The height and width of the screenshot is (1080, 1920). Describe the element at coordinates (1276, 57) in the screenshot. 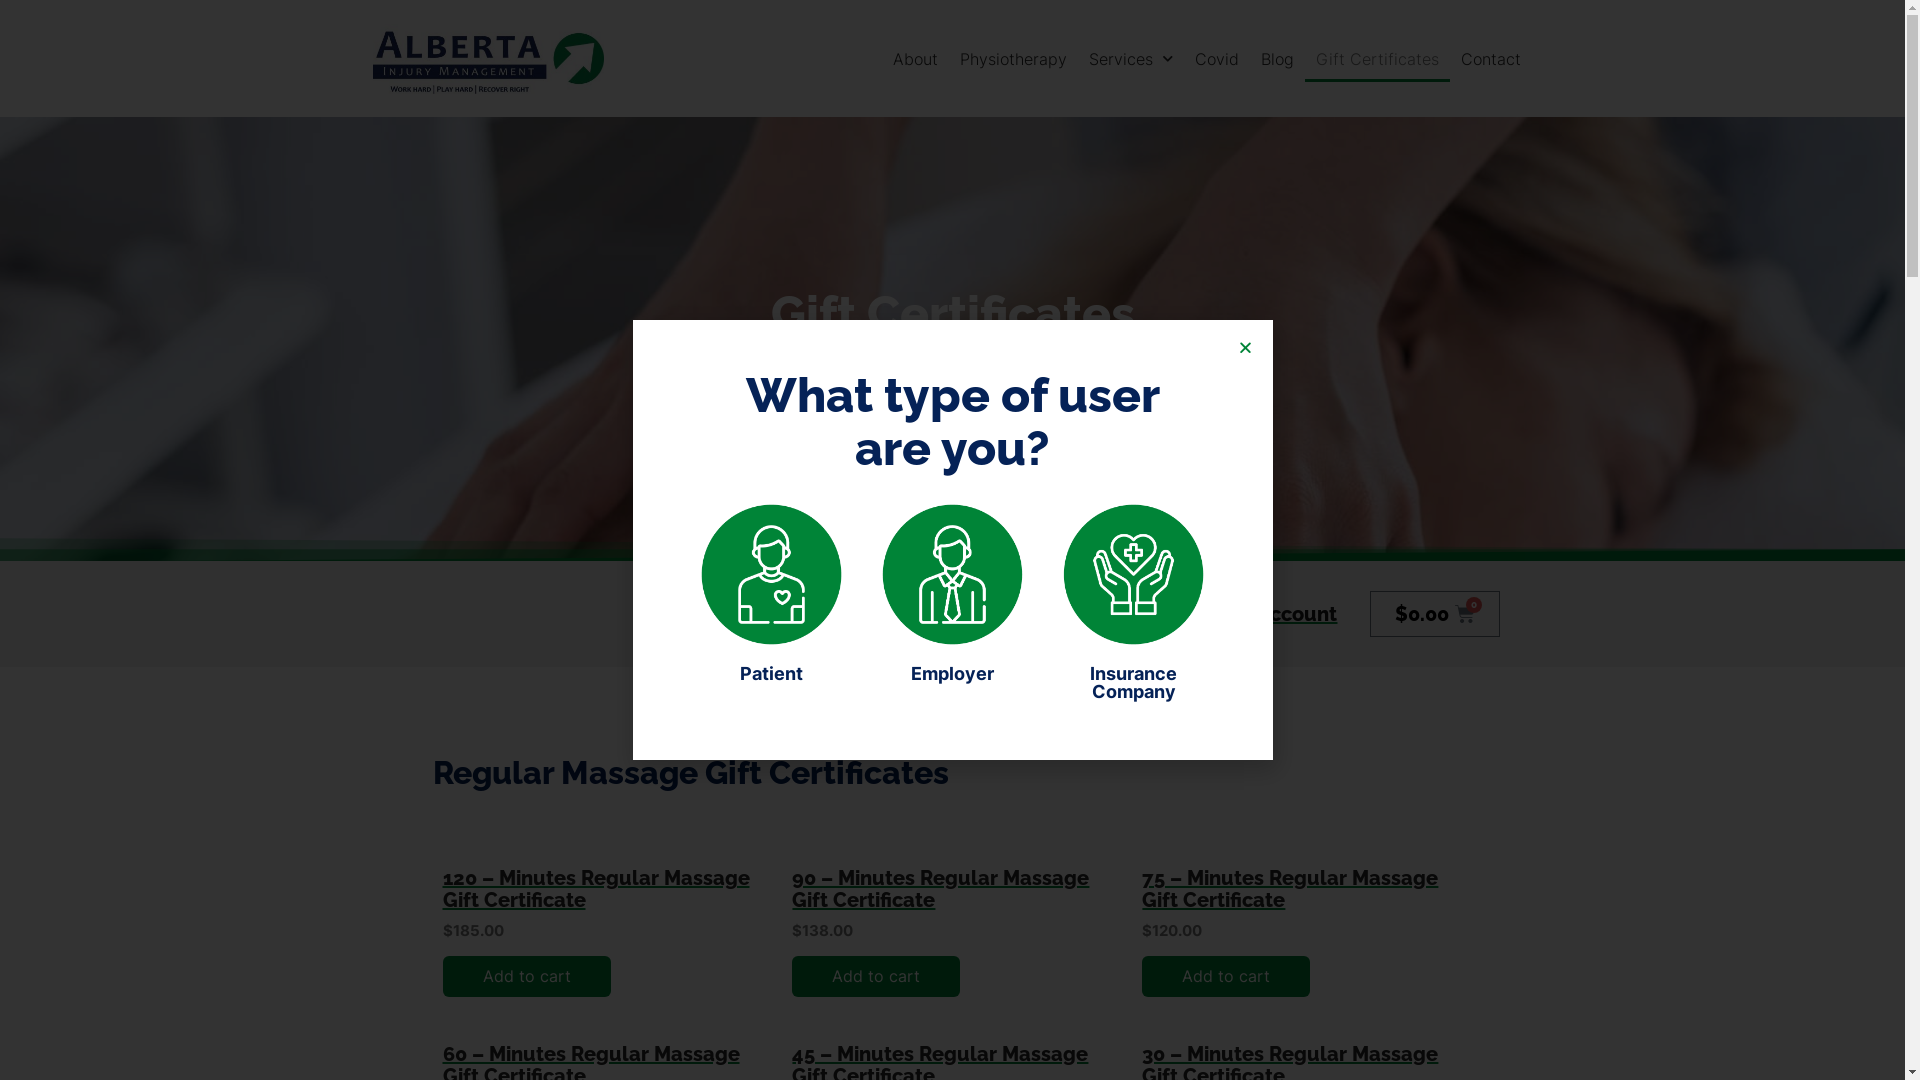

I see `'Blog'` at that location.